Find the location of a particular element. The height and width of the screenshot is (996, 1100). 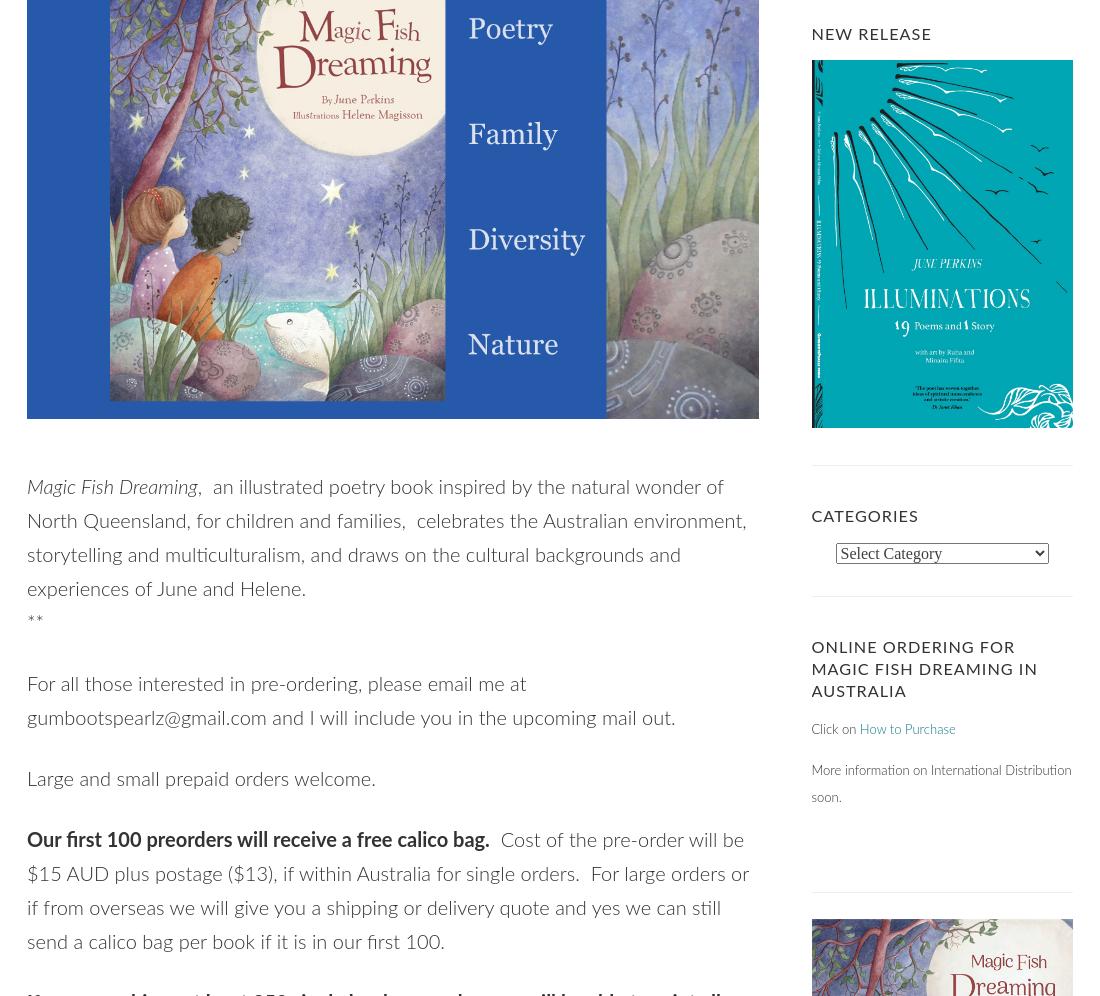

'For all those interested in pre-ordering, please email me at gumbootspearlz@gmail.com and I will include you in the upcoming mail out.' is located at coordinates (351, 701).